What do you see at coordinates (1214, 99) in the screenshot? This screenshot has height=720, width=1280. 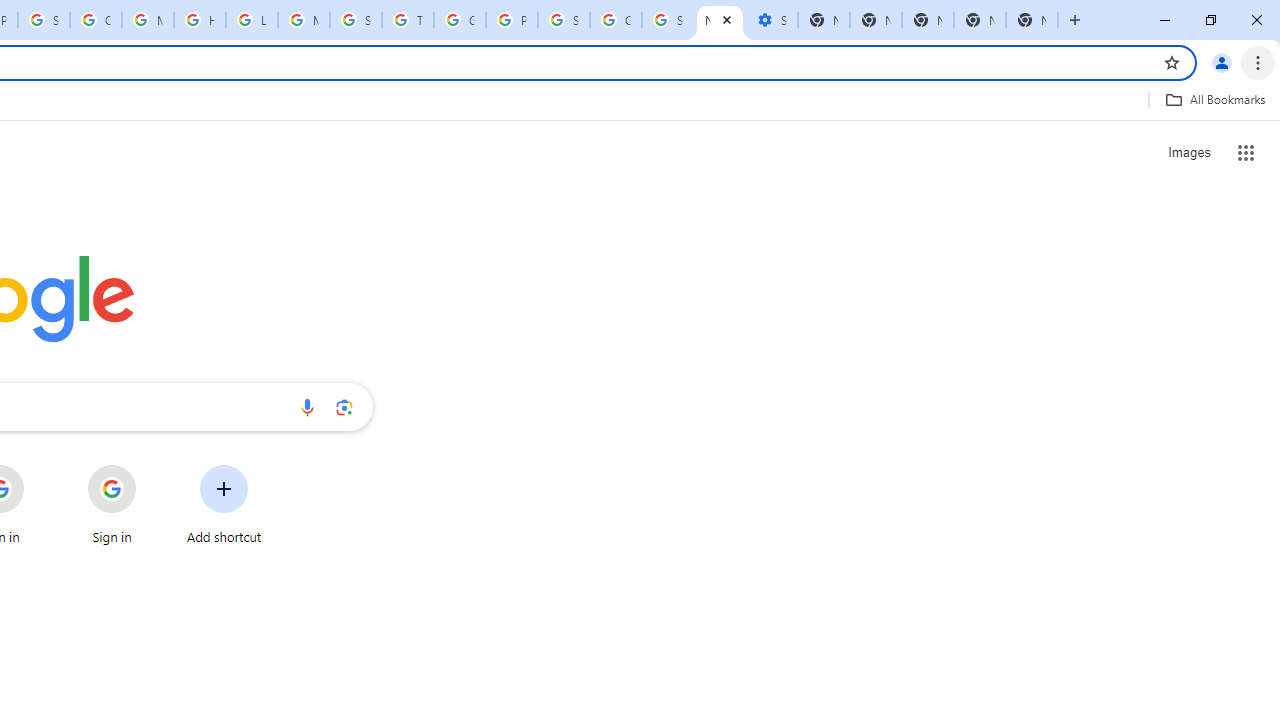 I see `'All Bookmarks'` at bounding box center [1214, 99].